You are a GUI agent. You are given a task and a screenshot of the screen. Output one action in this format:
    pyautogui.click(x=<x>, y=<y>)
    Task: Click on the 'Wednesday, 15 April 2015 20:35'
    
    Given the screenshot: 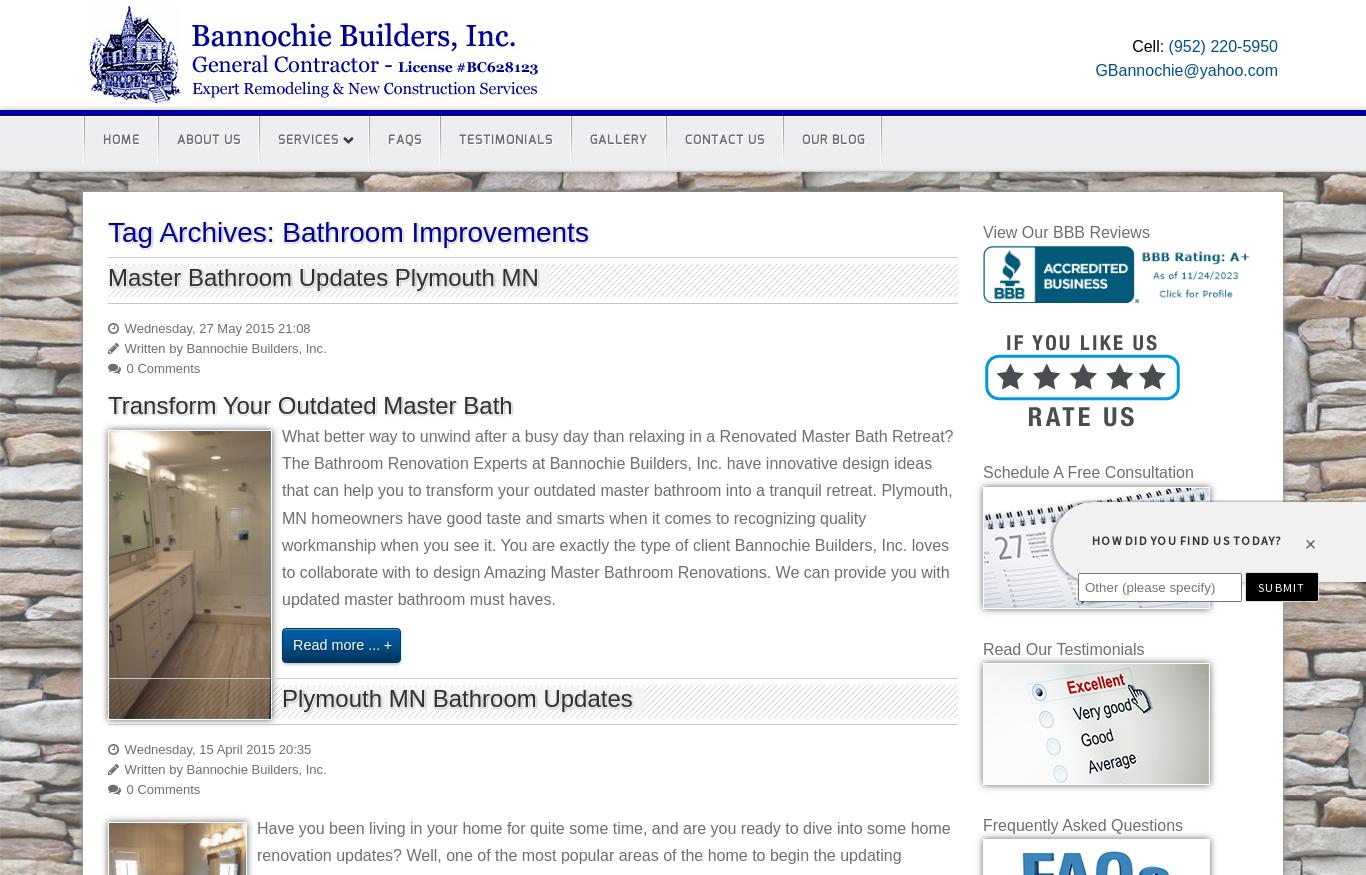 What is the action you would take?
    pyautogui.click(x=214, y=749)
    